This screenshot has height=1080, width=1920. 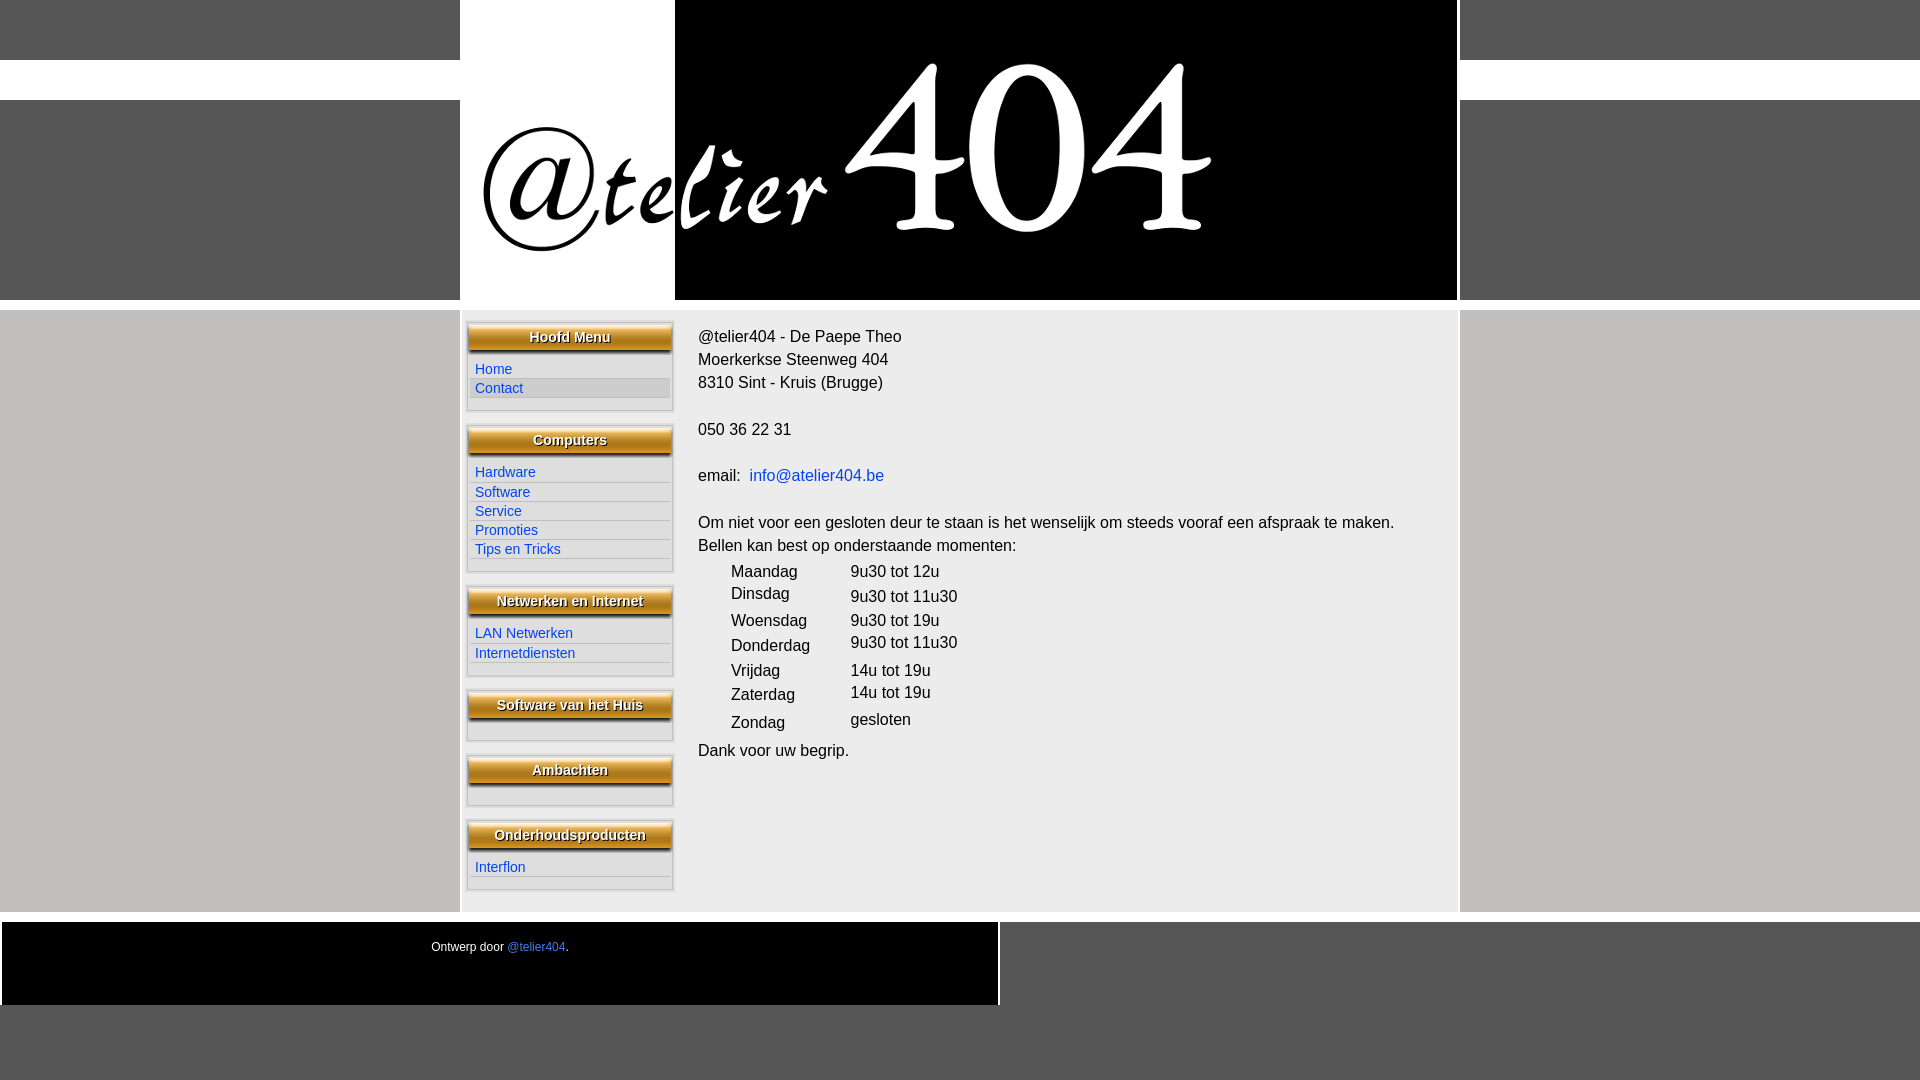 I want to click on 'Contact', so click(x=569, y=388).